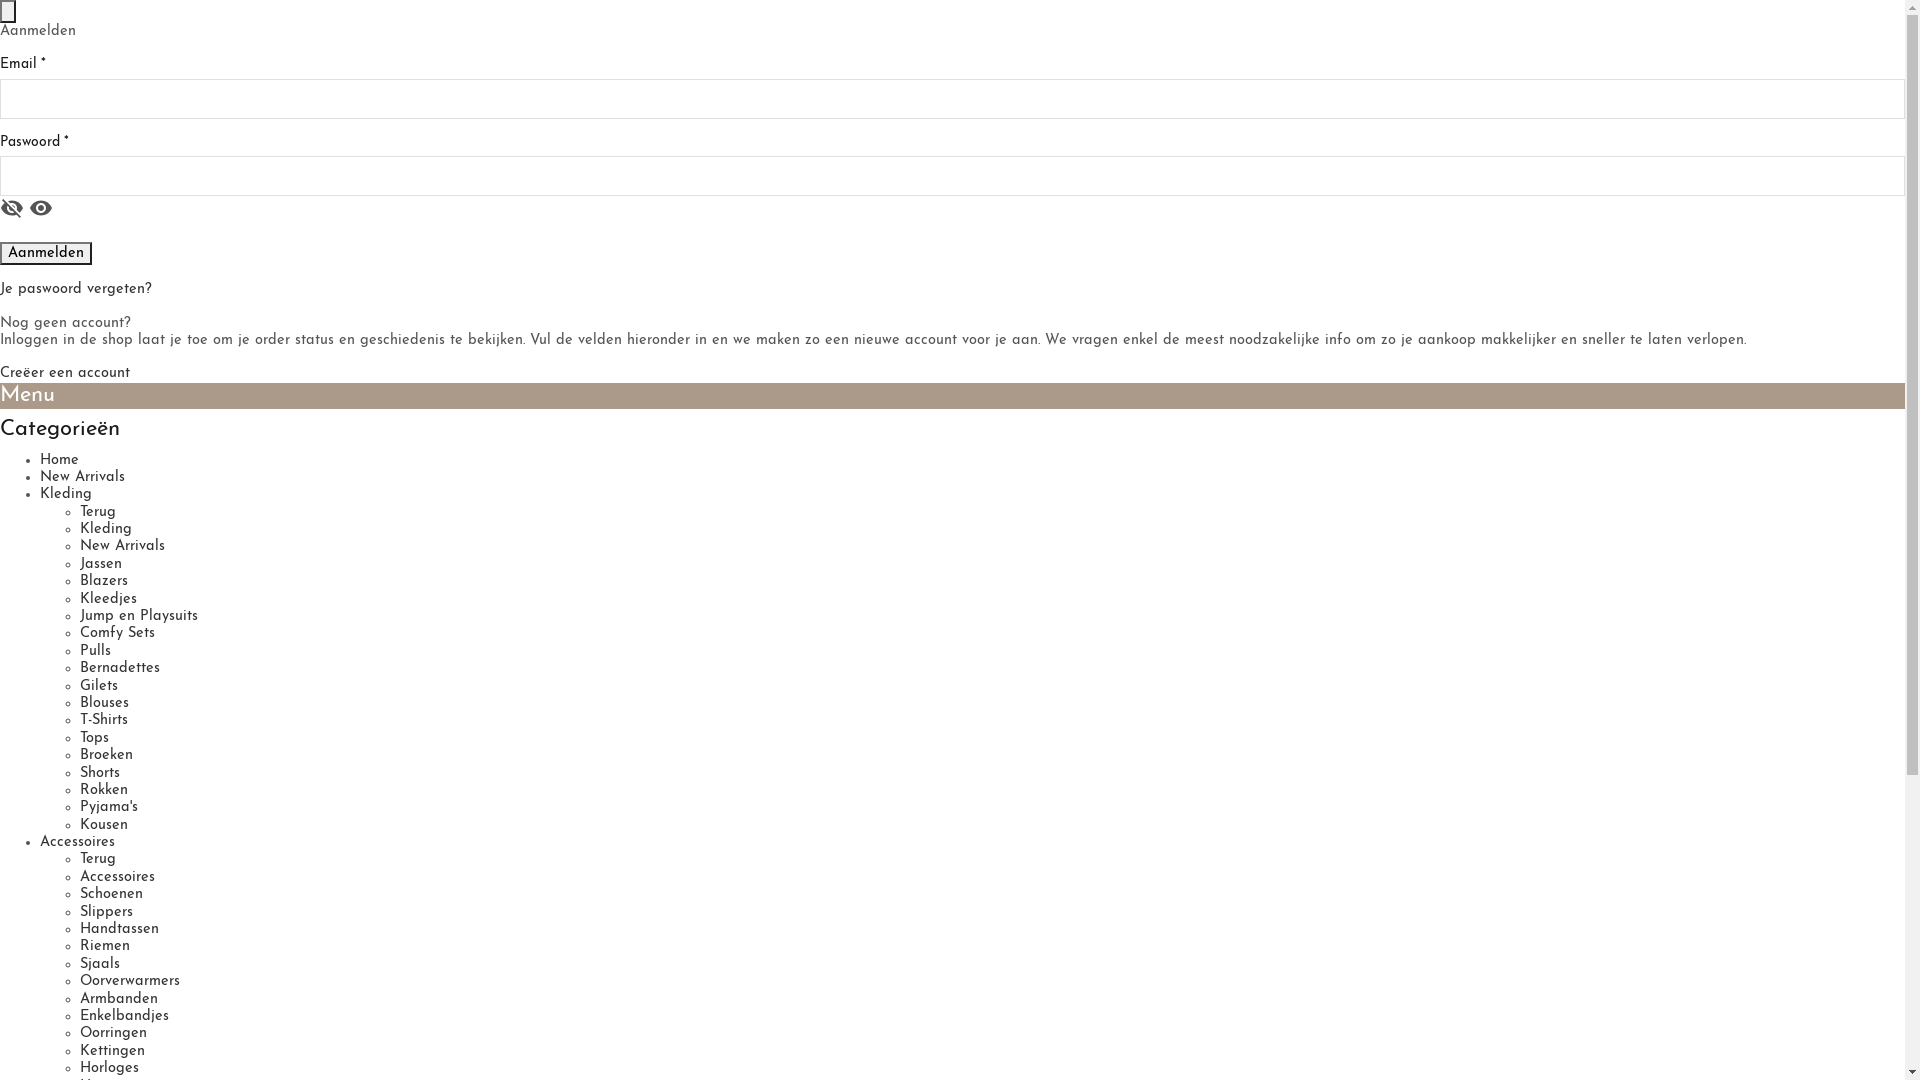 The image size is (1920, 1080). I want to click on 'Sjaals', so click(99, 963).